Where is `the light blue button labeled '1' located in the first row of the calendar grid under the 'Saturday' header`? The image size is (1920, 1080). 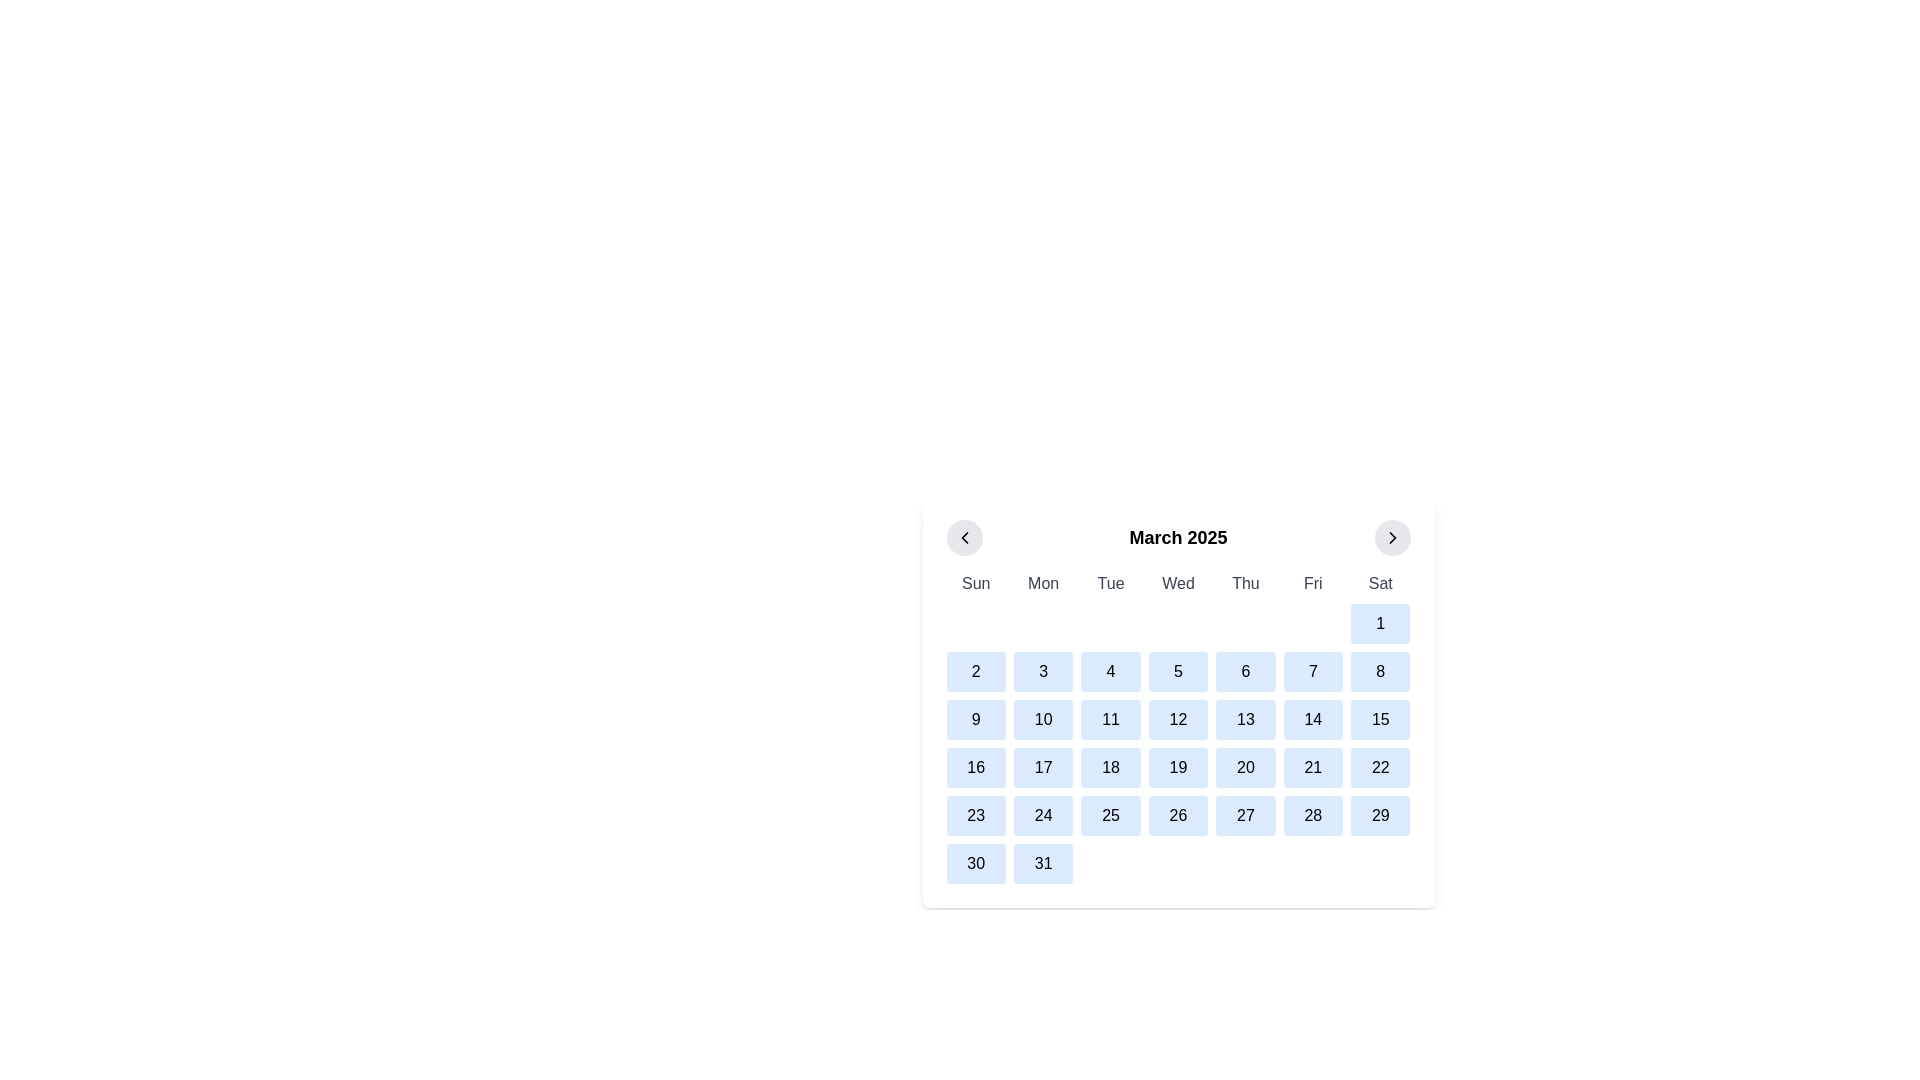
the light blue button labeled '1' located in the first row of the calendar grid under the 'Saturday' header is located at coordinates (1379, 623).